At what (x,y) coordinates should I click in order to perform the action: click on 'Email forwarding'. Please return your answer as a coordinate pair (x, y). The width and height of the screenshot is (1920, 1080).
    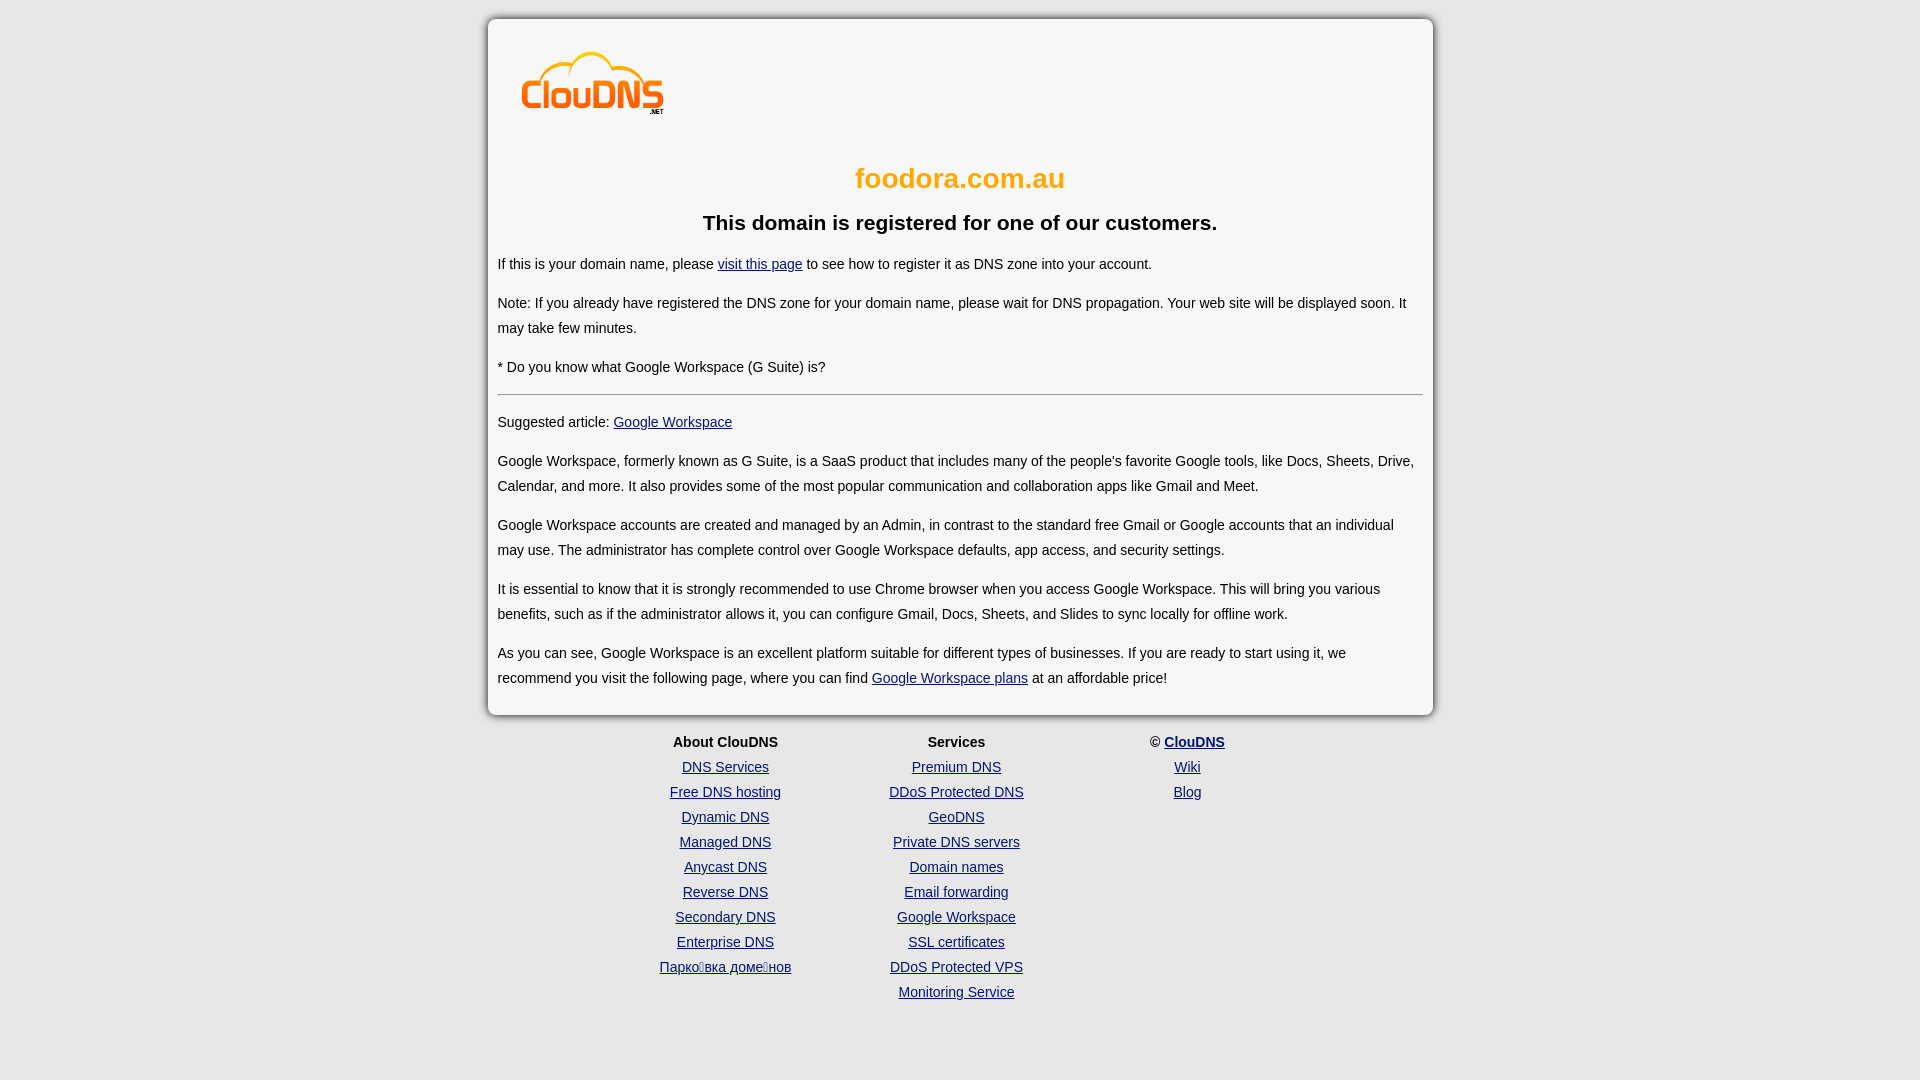
    Looking at the image, I should click on (902, 890).